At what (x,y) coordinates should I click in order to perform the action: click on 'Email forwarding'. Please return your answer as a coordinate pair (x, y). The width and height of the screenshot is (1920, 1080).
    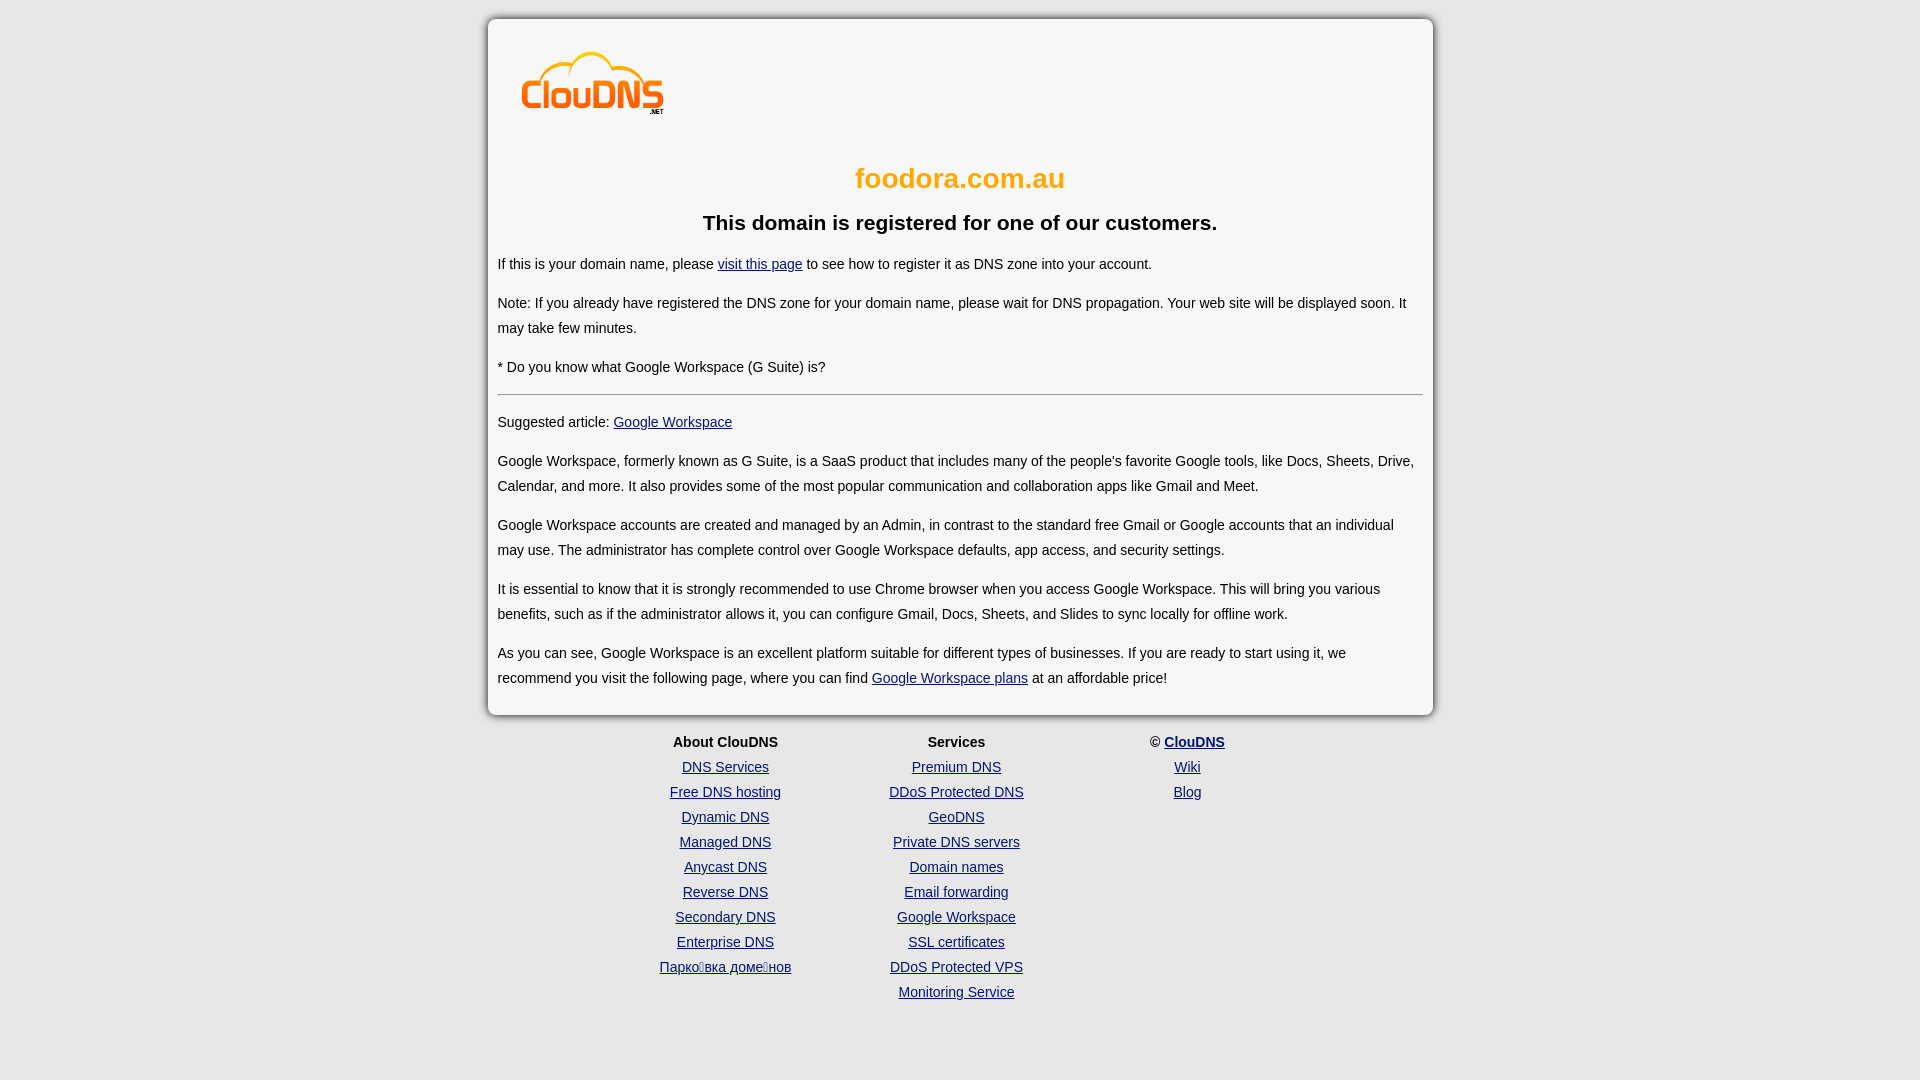
    Looking at the image, I should click on (902, 890).